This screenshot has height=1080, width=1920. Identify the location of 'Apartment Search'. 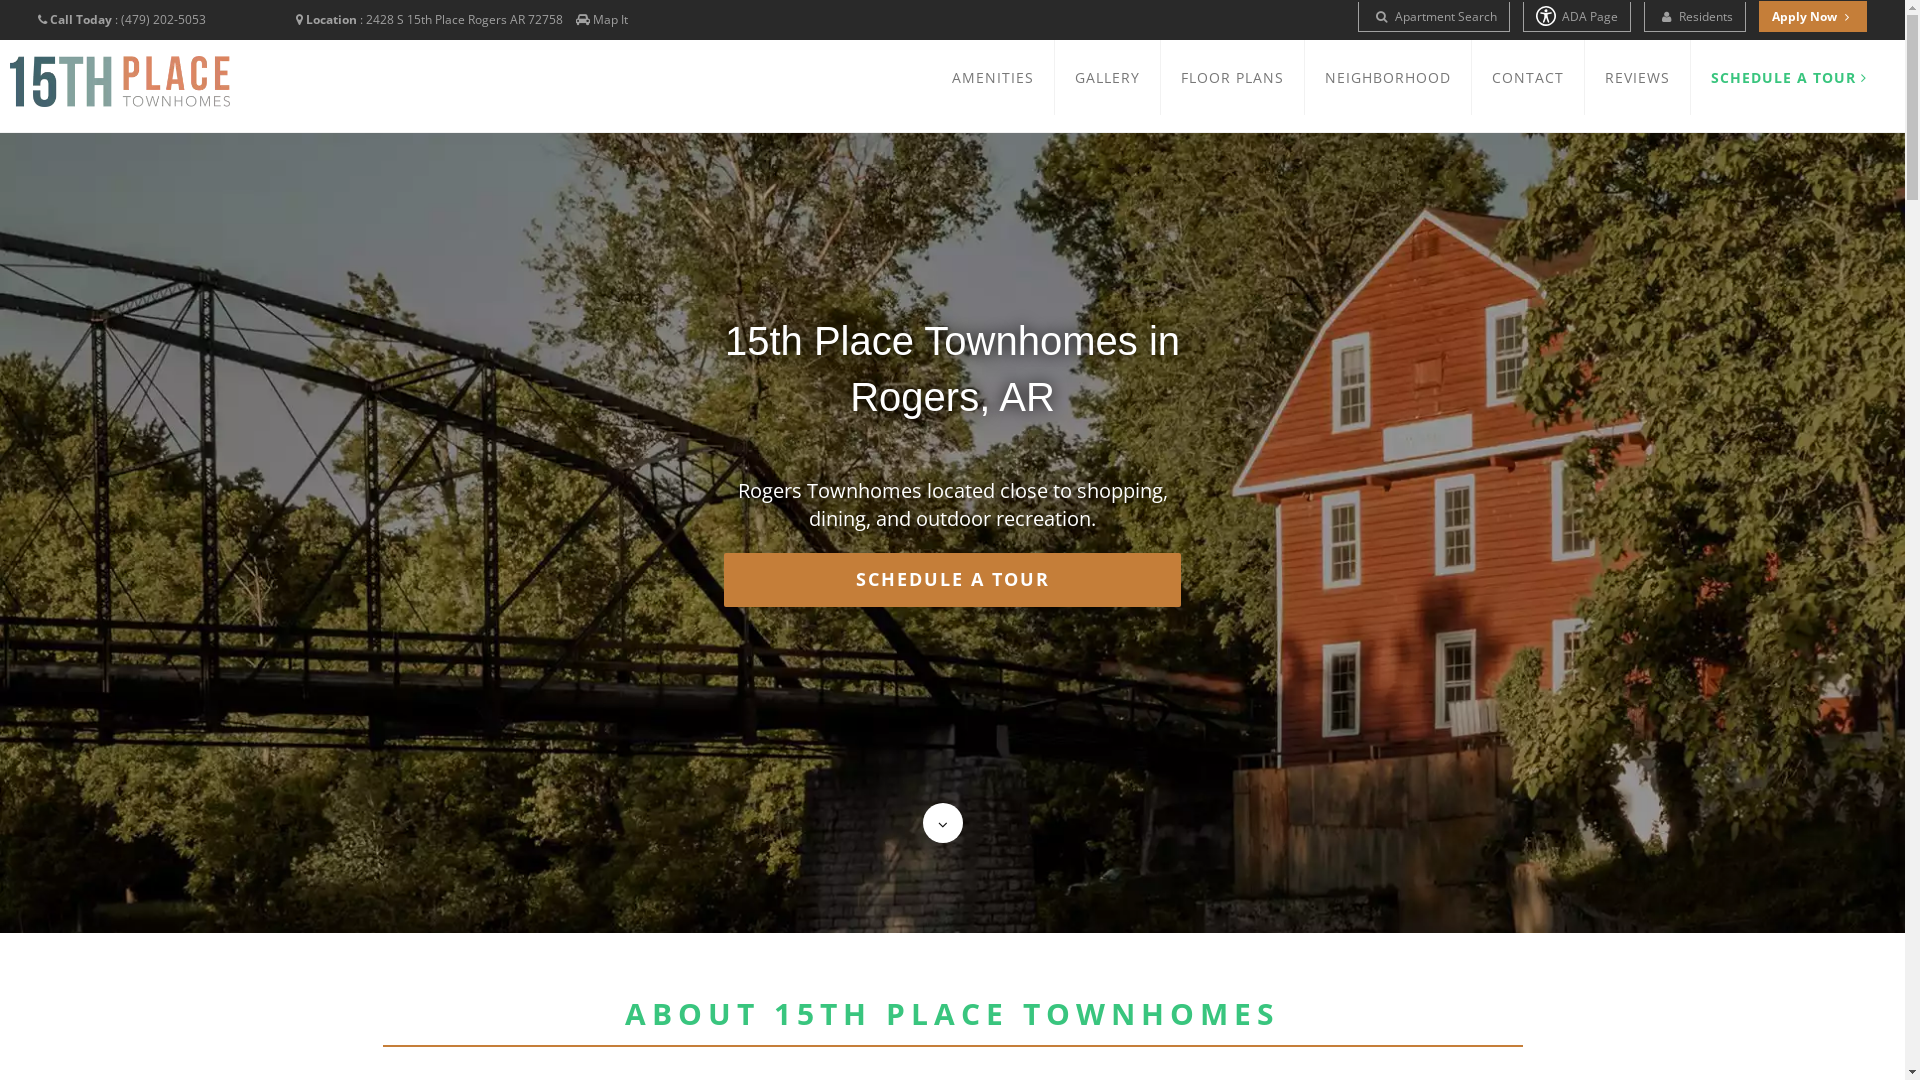
(1433, 16).